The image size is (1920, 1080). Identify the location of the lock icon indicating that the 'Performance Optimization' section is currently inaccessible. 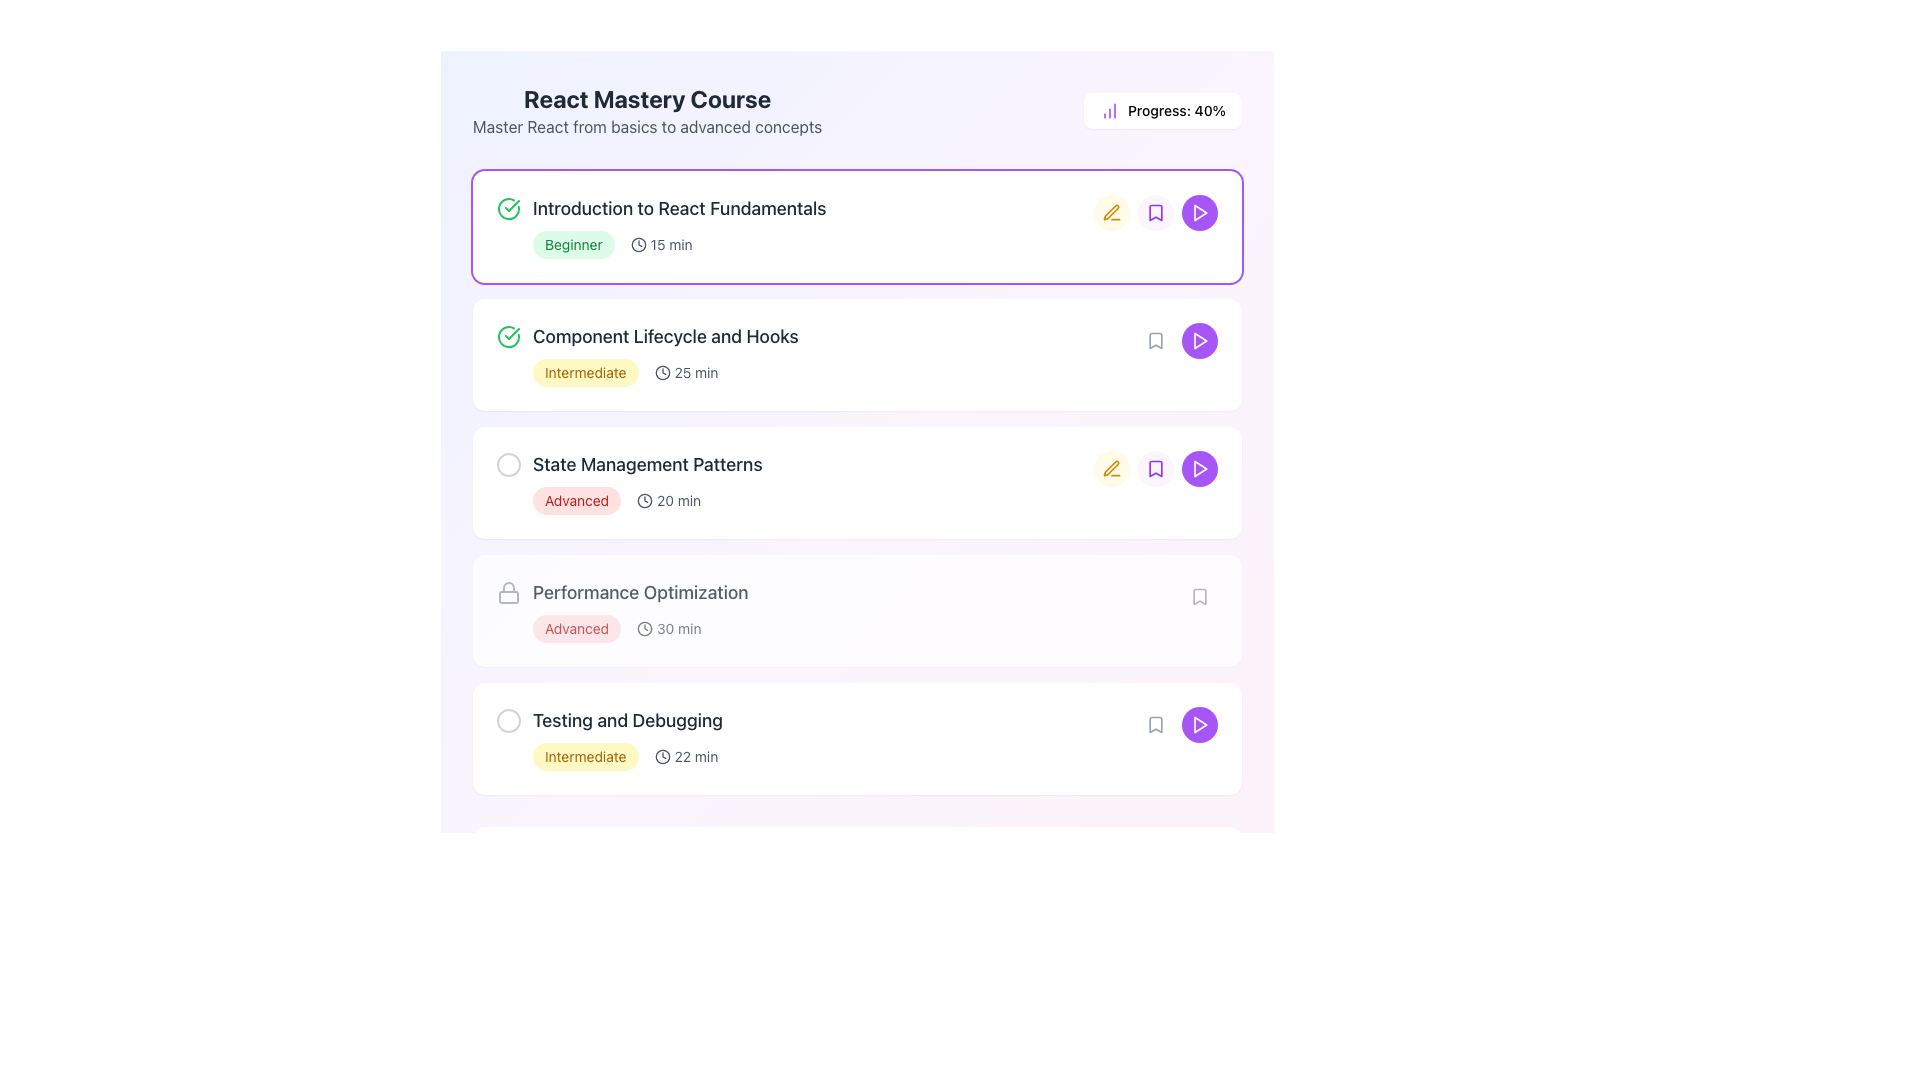
(508, 592).